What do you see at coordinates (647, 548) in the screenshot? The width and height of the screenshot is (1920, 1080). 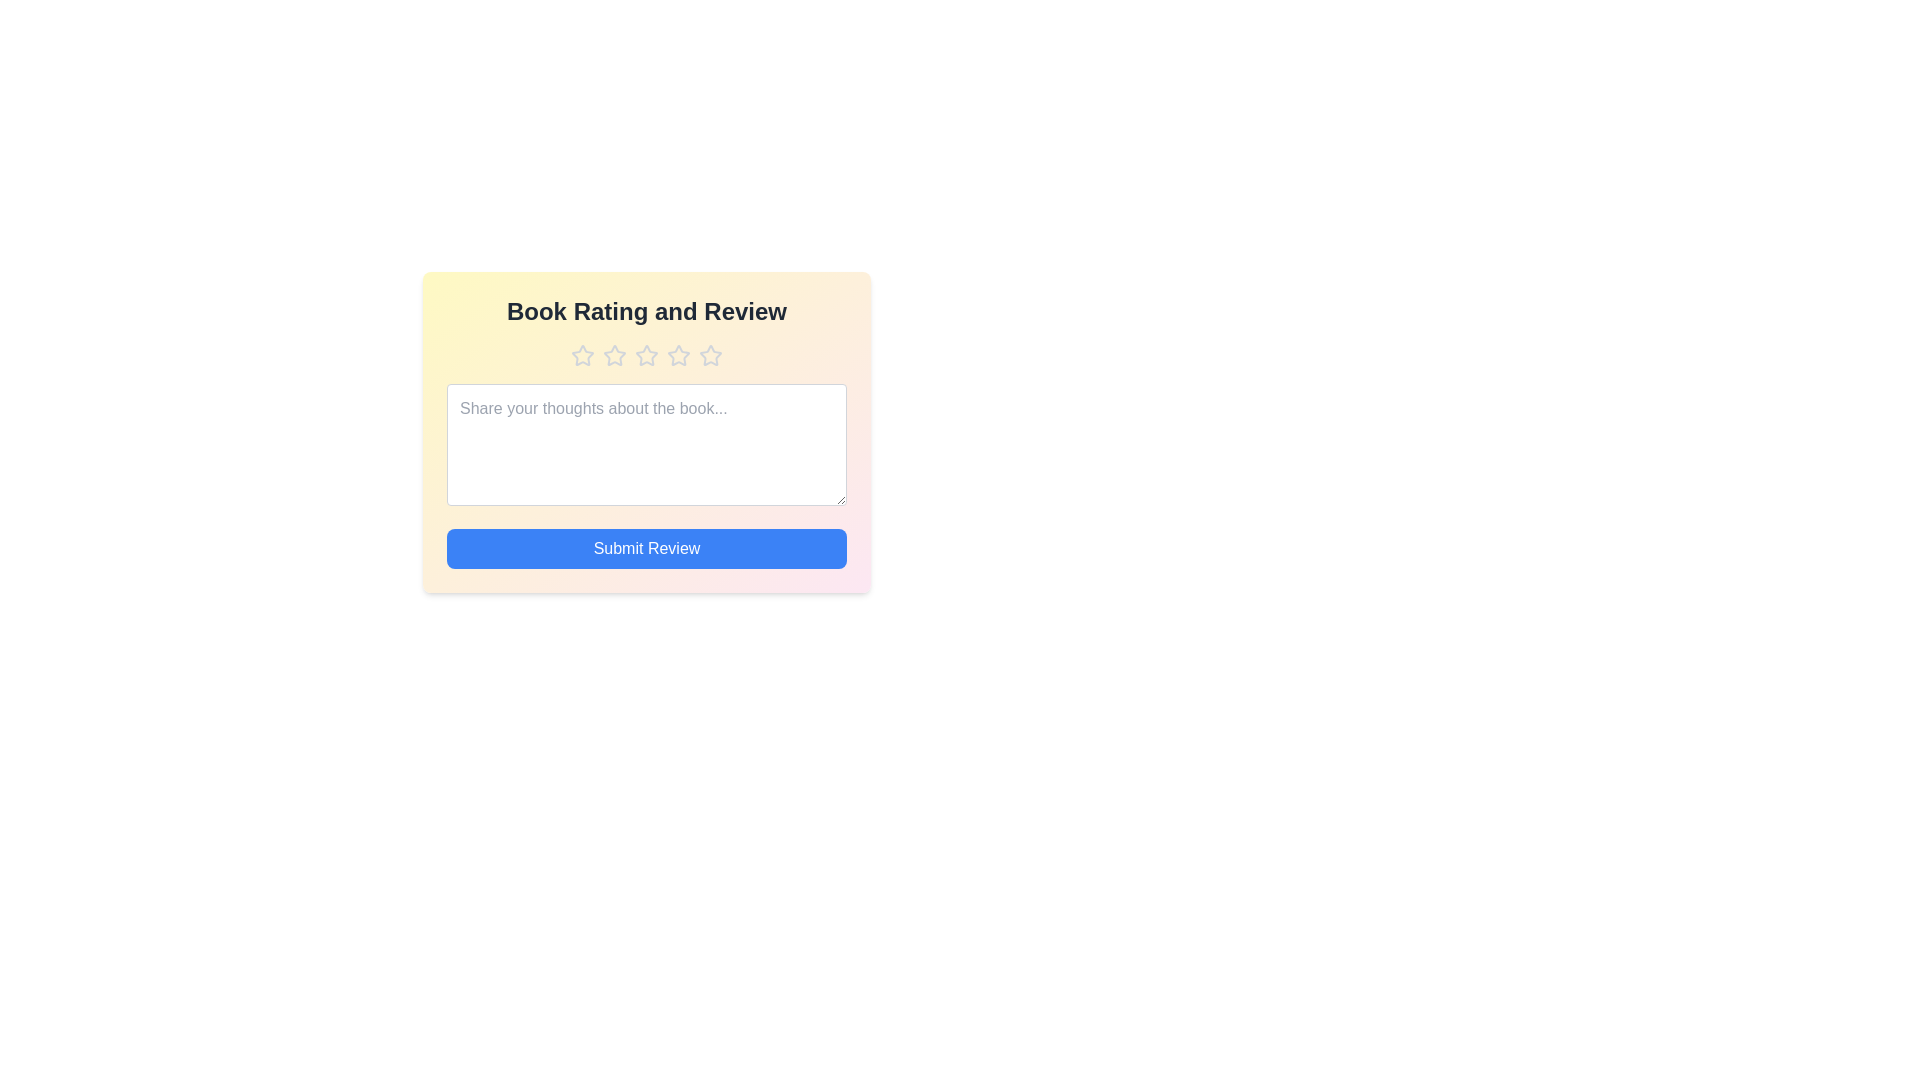 I see `the 'Submit Review' button to submit the review` at bounding box center [647, 548].